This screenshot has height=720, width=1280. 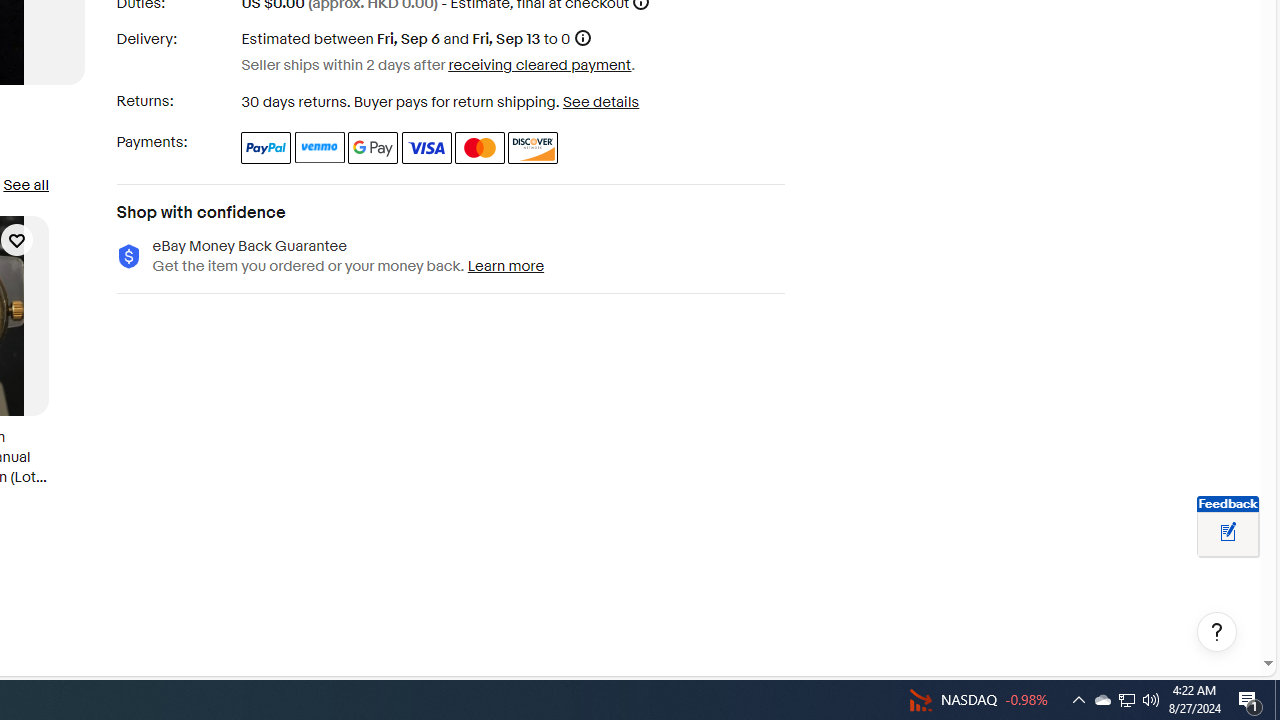 What do you see at coordinates (25, 185) in the screenshot?
I see `'See all'` at bounding box center [25, 185].